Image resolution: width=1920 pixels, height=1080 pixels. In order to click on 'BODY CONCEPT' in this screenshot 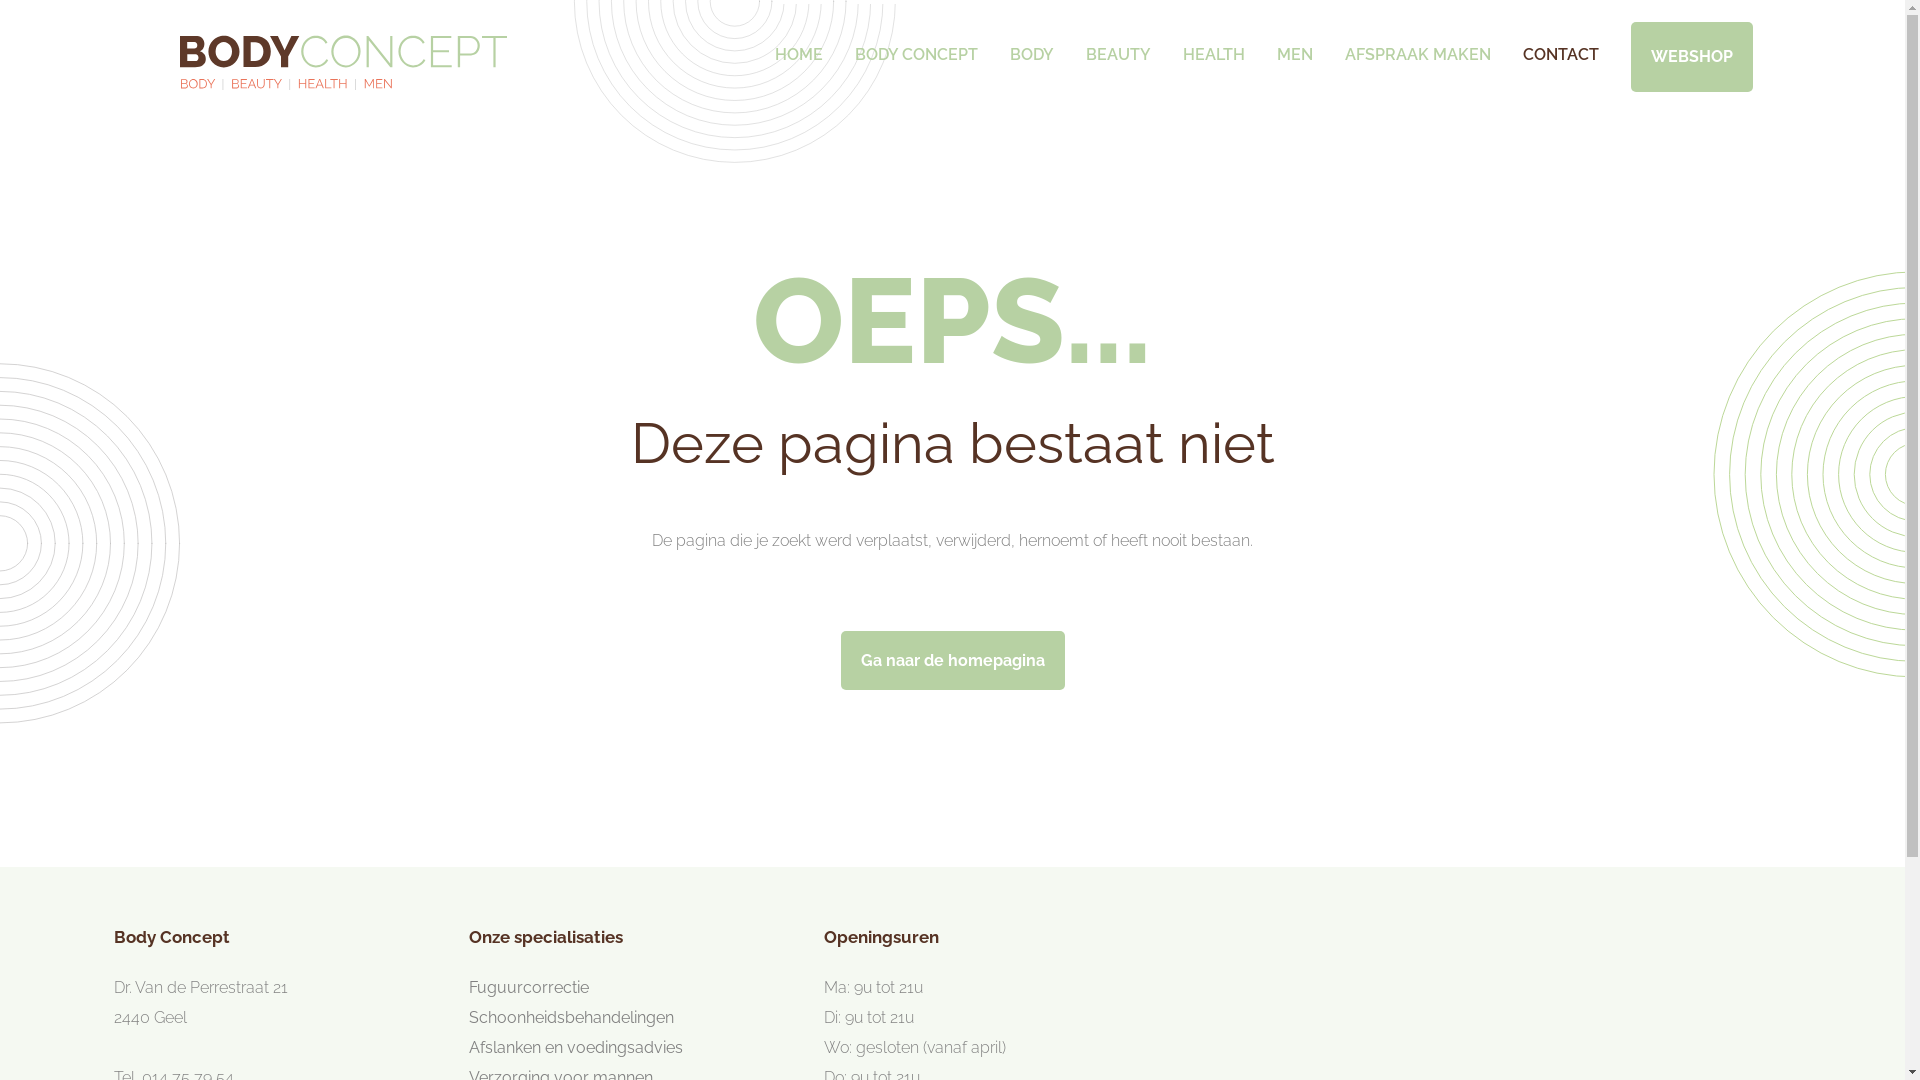, I will do `click(914, 43)`.